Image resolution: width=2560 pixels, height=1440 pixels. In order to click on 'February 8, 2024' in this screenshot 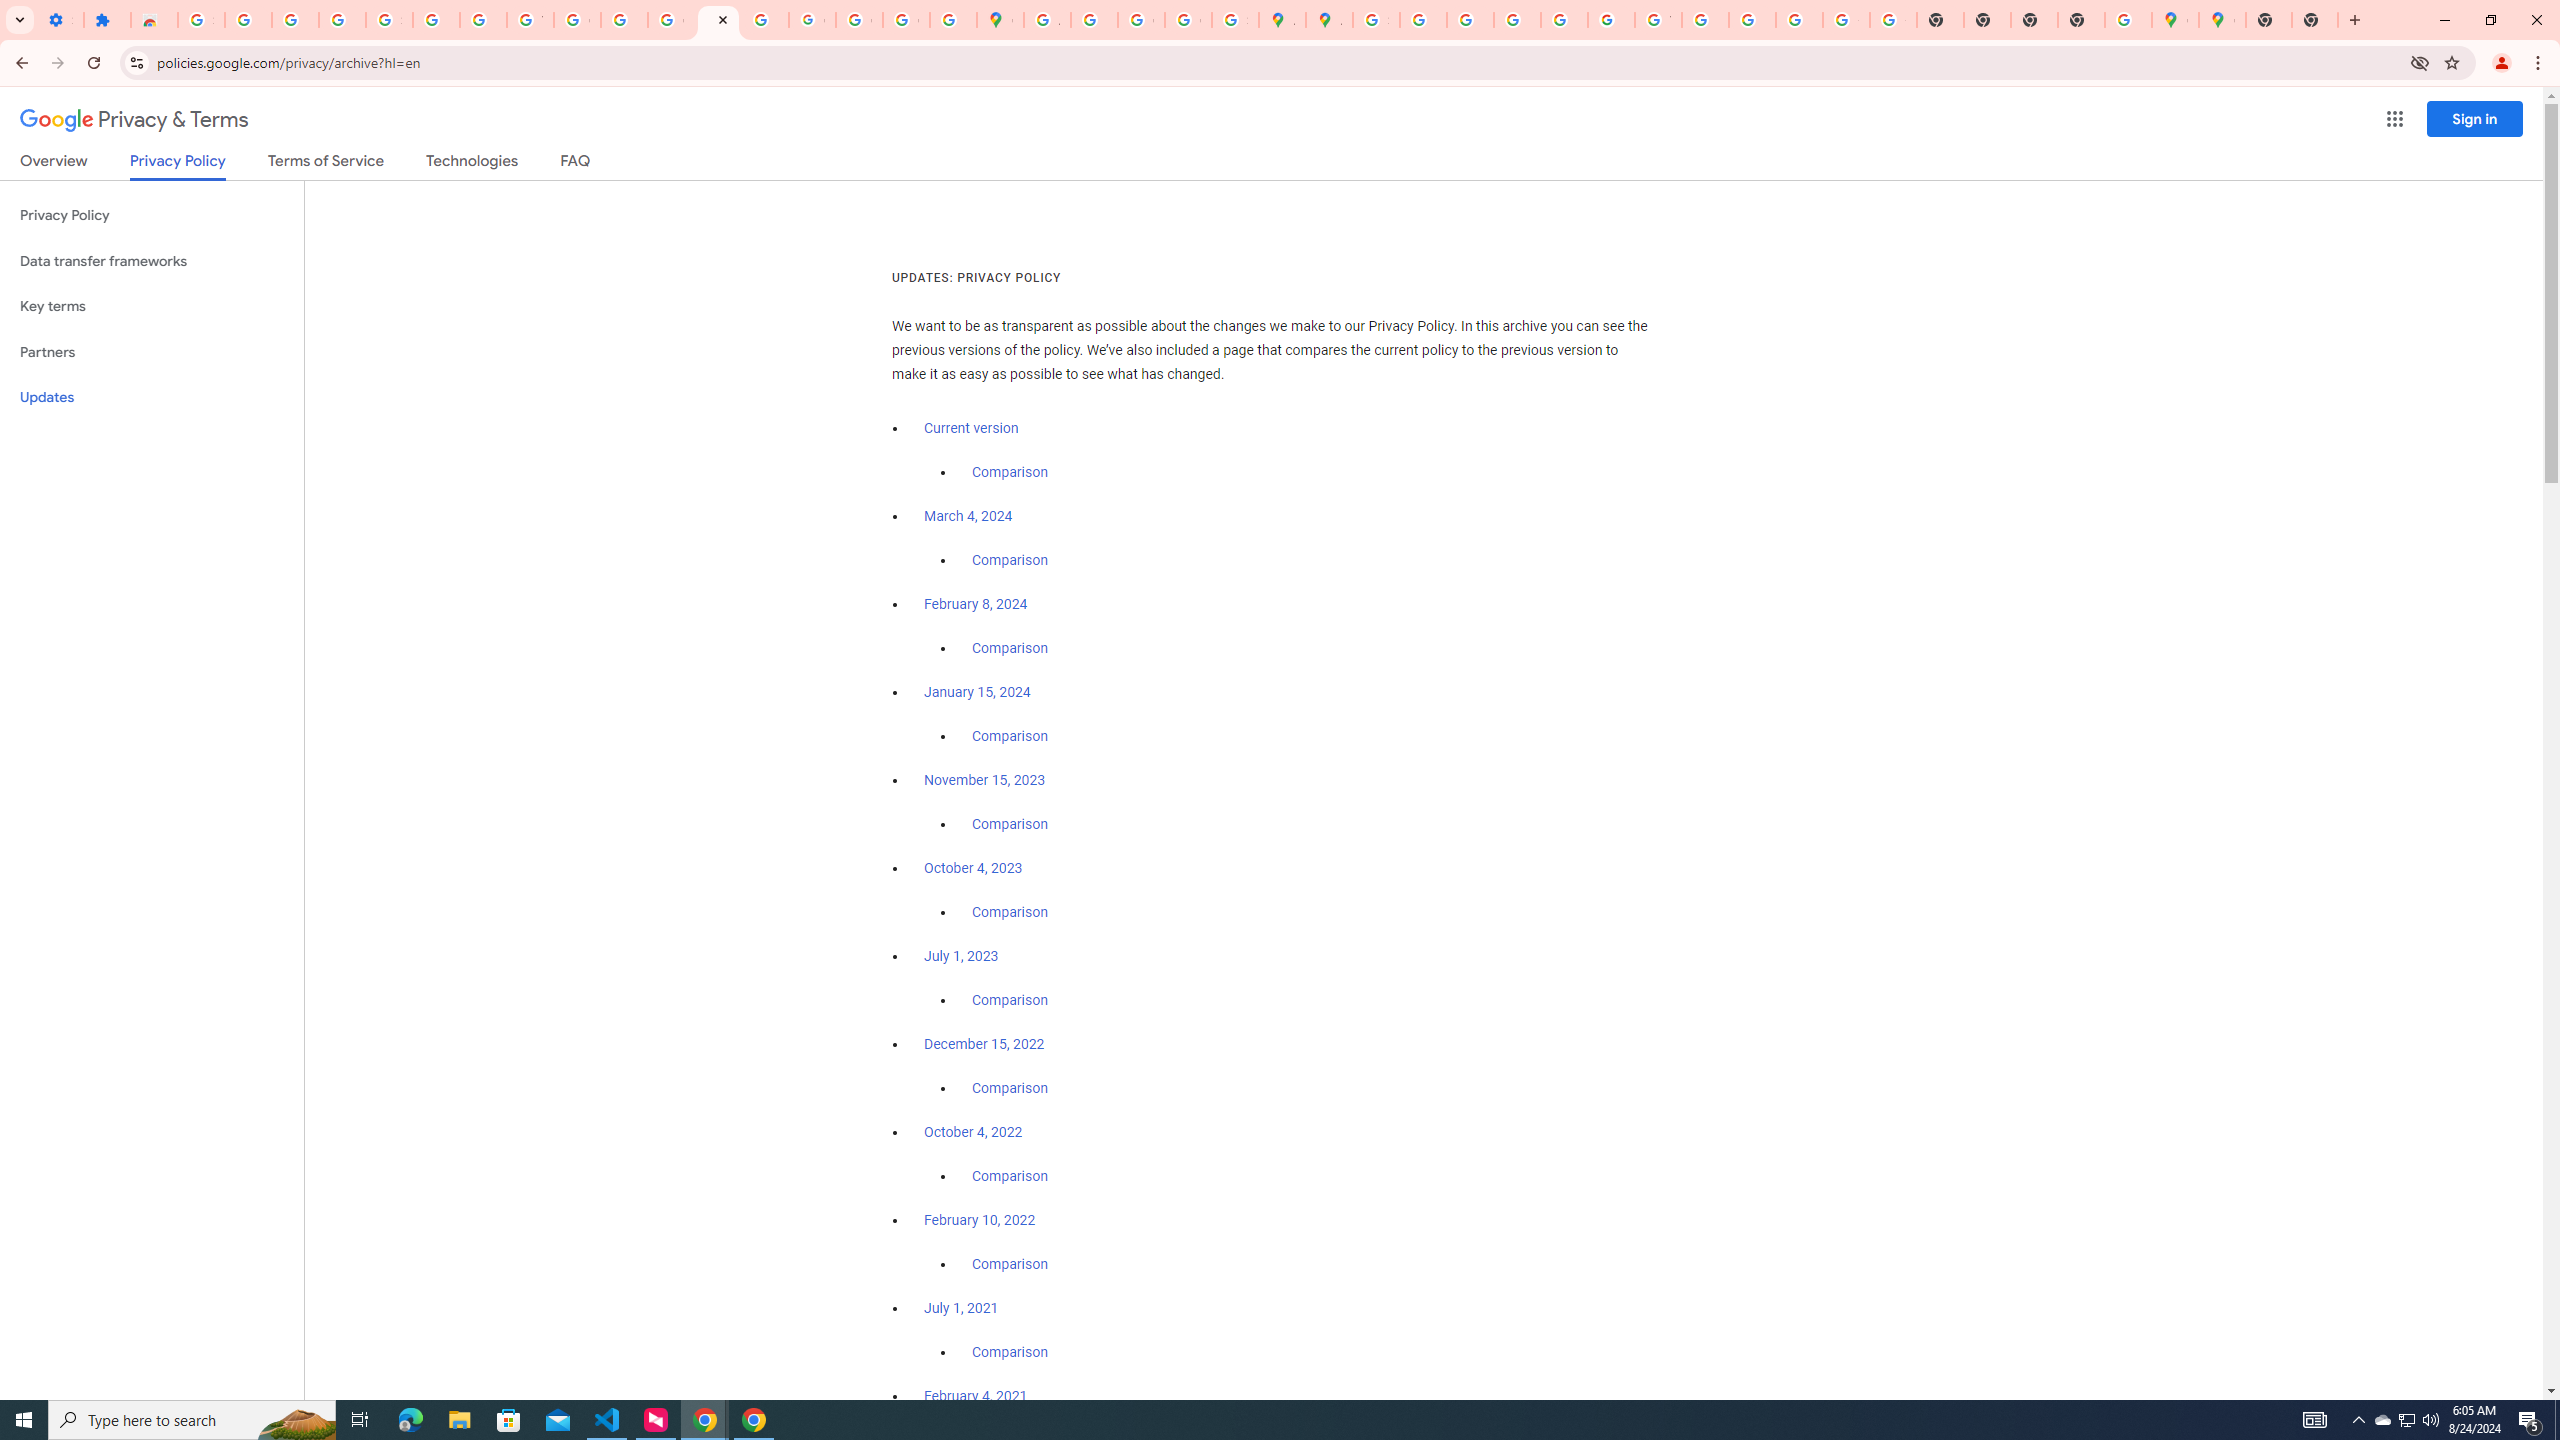, I will do `click(975, 604)`.